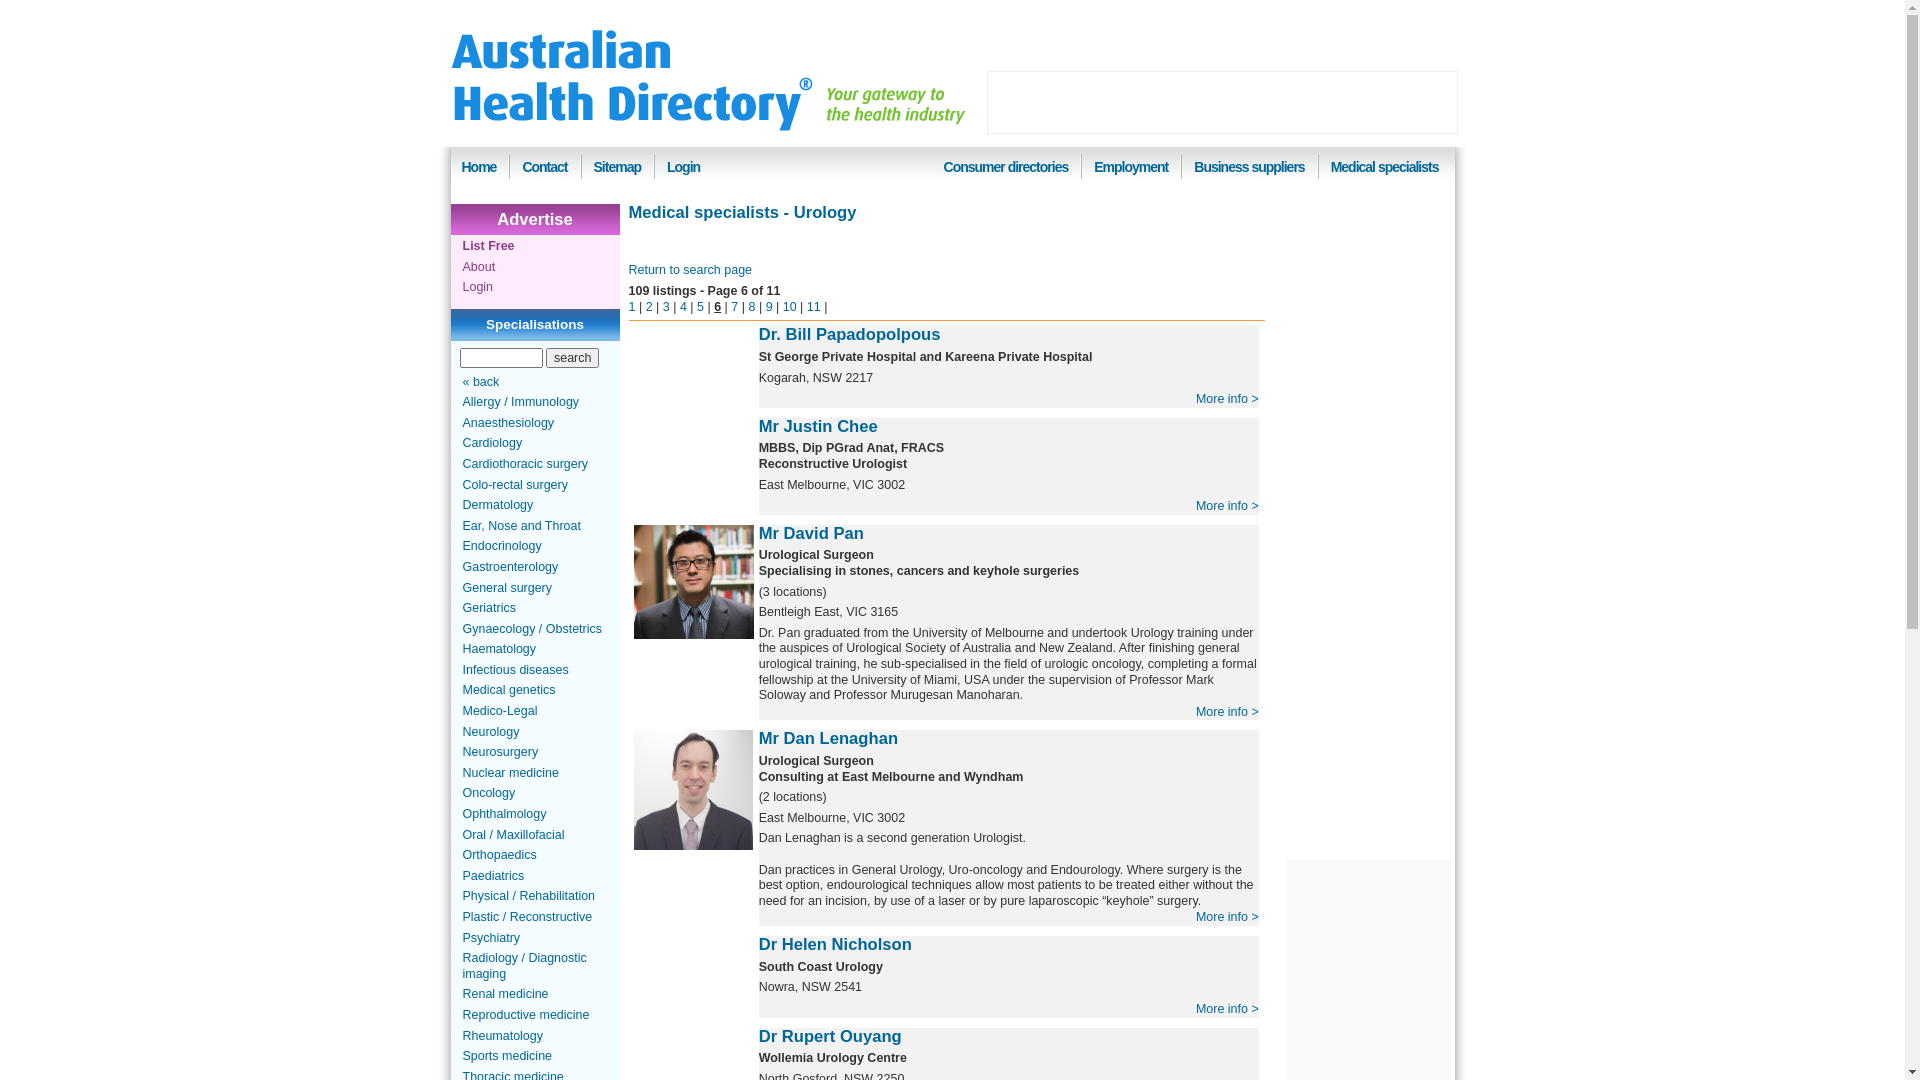 Image resolution: width=1920 pixels, height=1080 pixels. Describe the element at coordinates (460, 964) in the screenshot. I see `'Radiology / Diagnostic imaging'` at that location.